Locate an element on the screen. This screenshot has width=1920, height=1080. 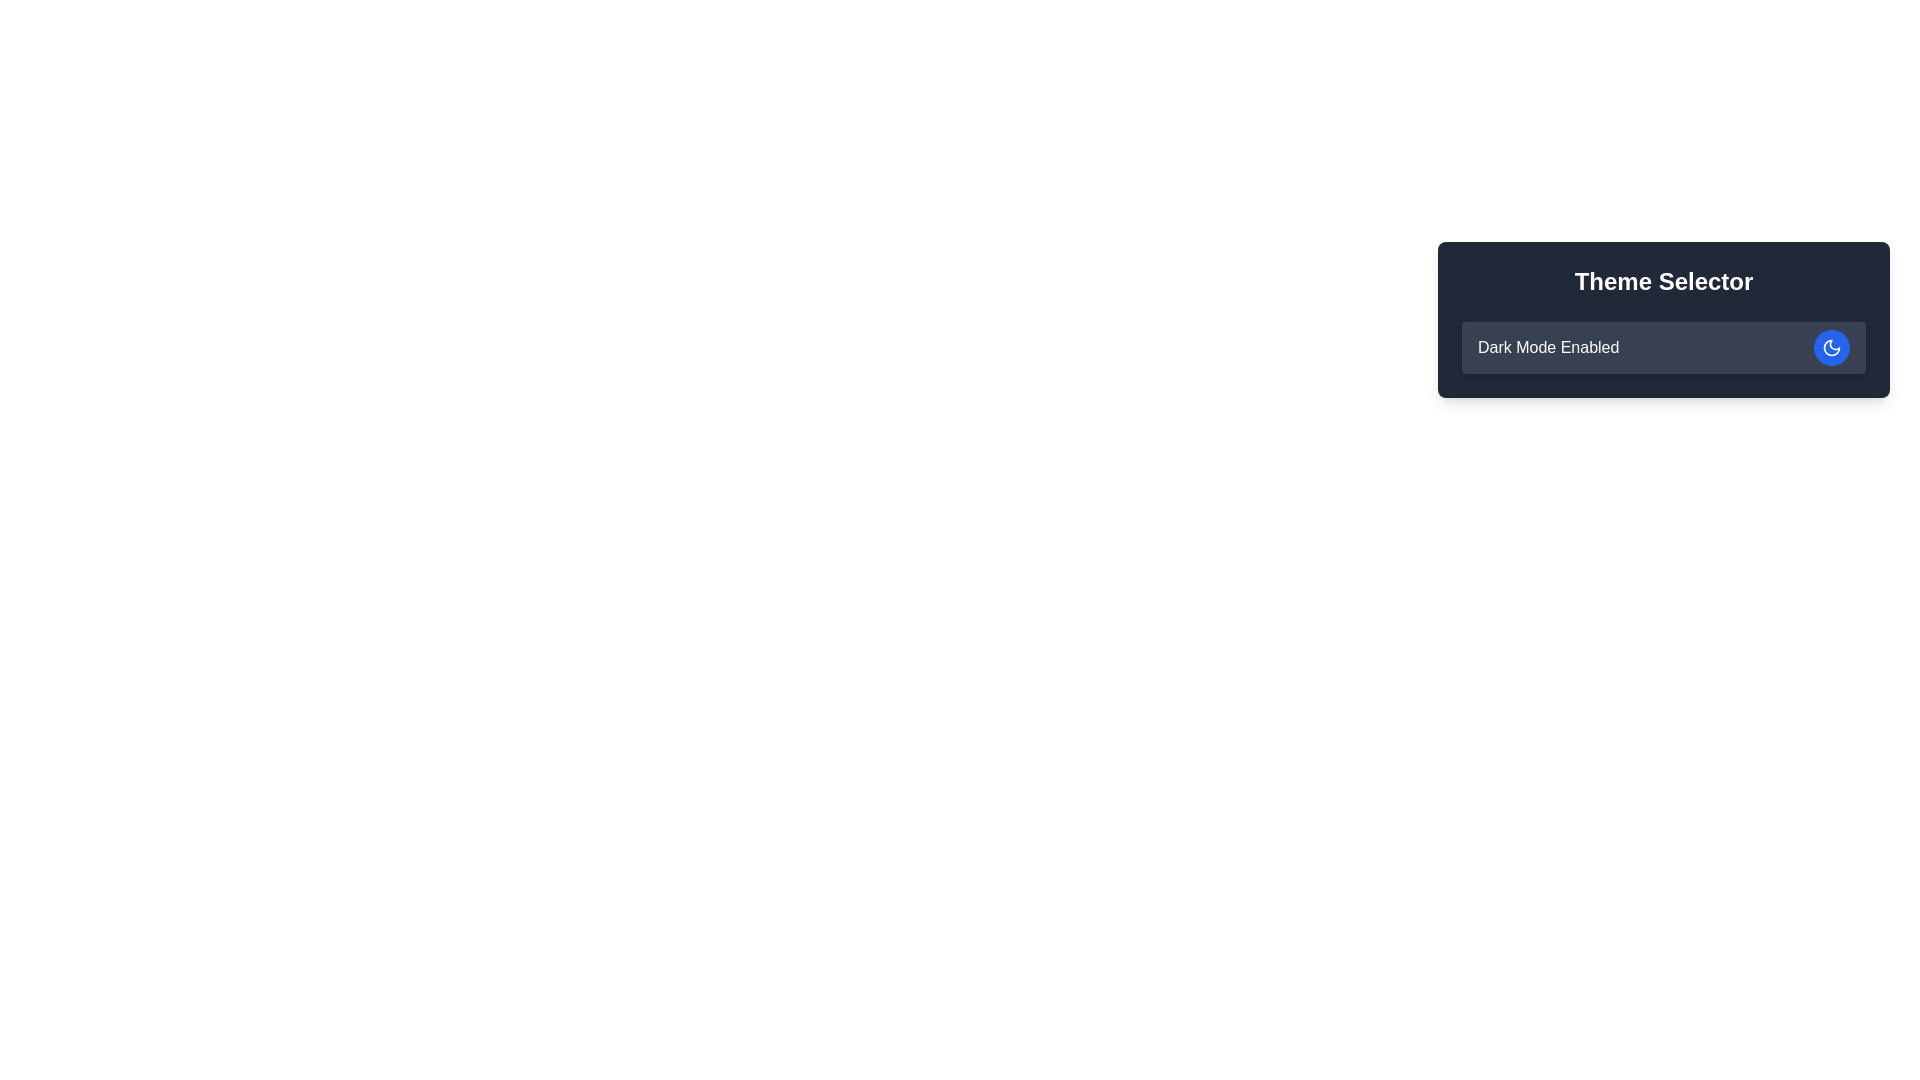
the night mode toggle icon located within the circular area to the right of the 'Dark Mode Enabled' button is located at coordinates (1832, 346).